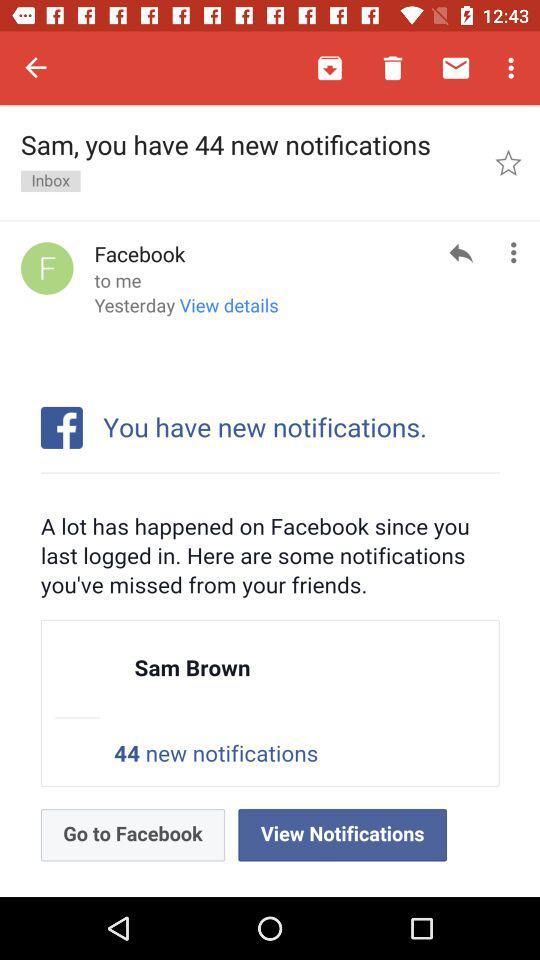  Describe the element at coordinates (47, 267) in the screenshot. I see `the icon next to facebook` at that location.